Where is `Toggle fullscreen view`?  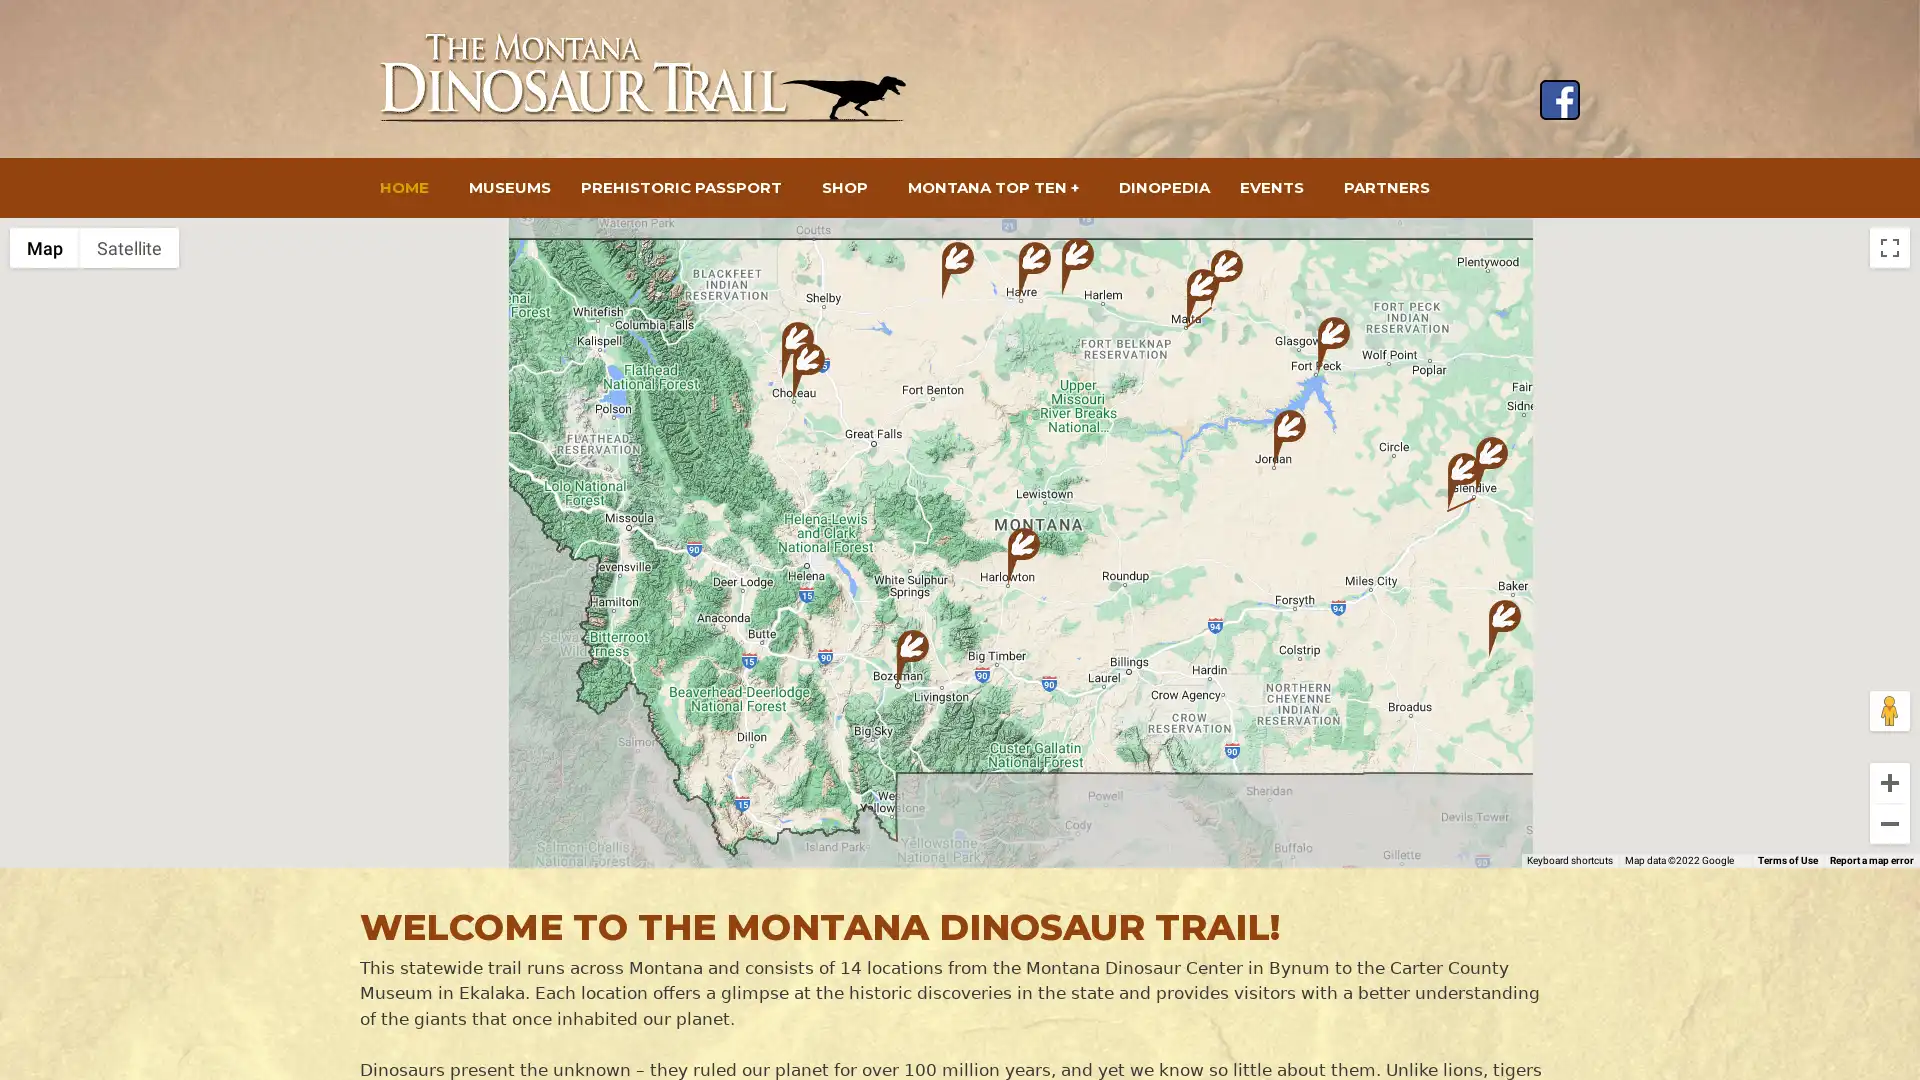
Toggle fullscreen view is located at coordinates (1889, 246).